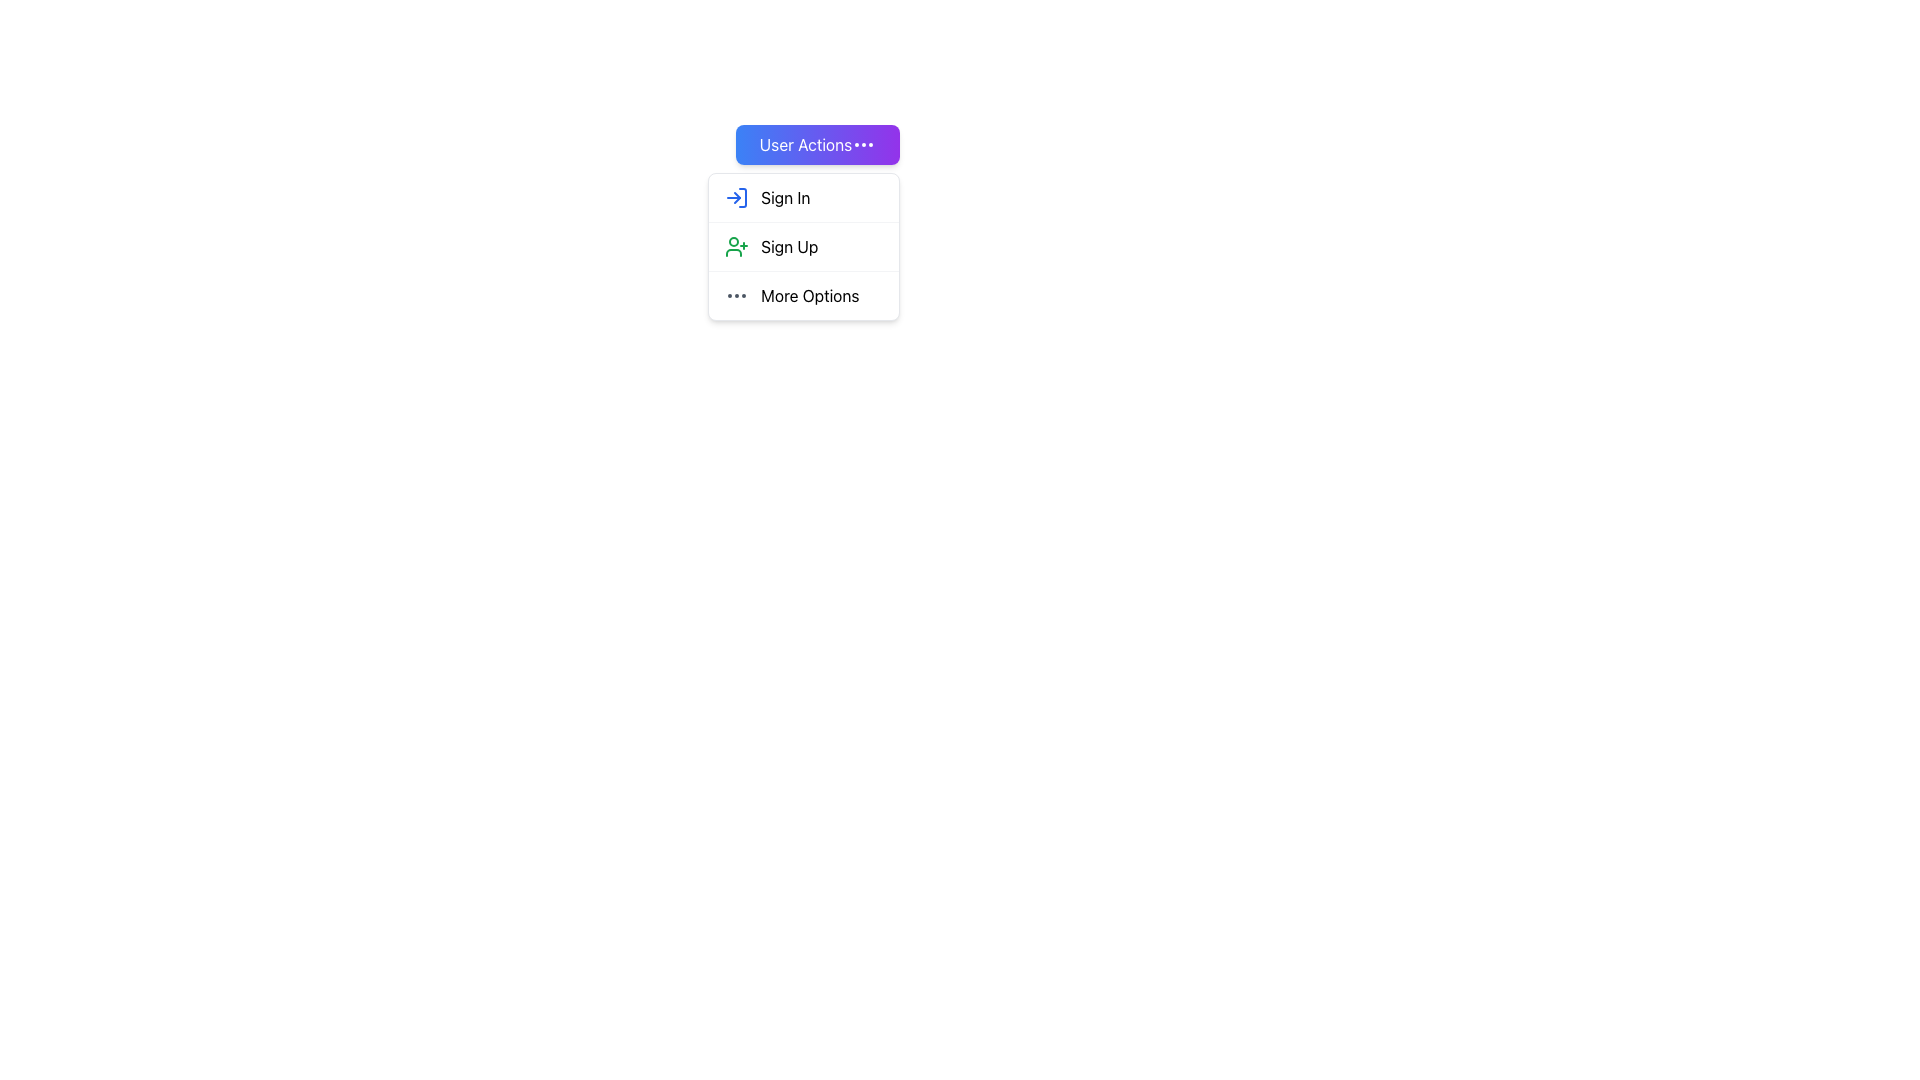 The width and height of the screenshot is (1920, 1080). I want to click on the icon with three horizontally-aligned dots located on the right edge of the 'User Actions' button, so click(864, 144).